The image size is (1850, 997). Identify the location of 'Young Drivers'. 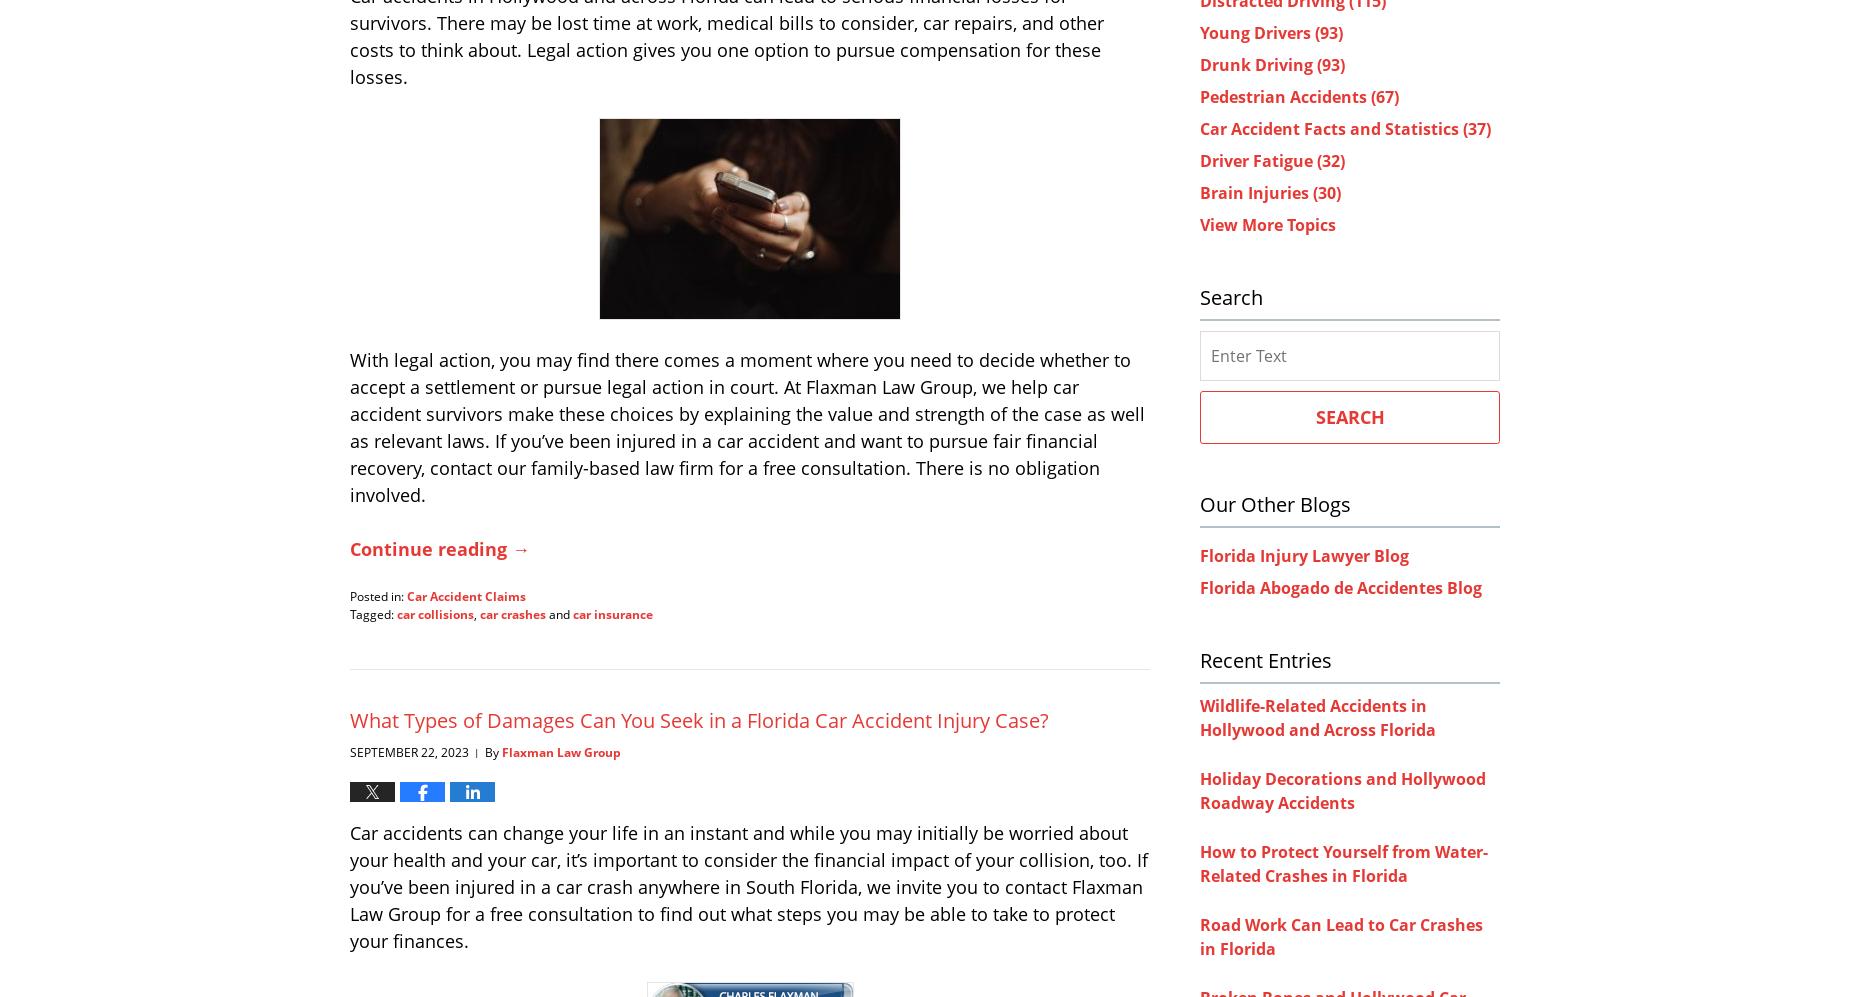
(1198, 32).